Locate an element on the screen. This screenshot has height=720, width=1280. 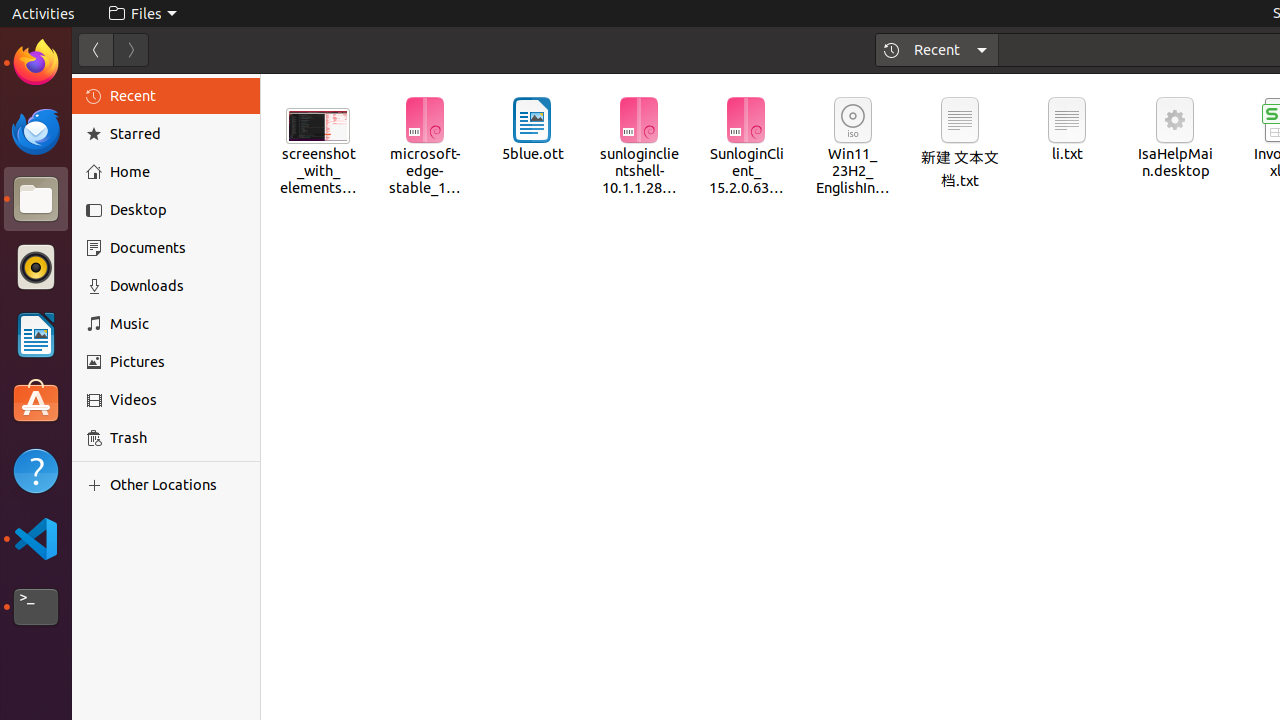
'Terminal' is located at coordinates (35, 606).